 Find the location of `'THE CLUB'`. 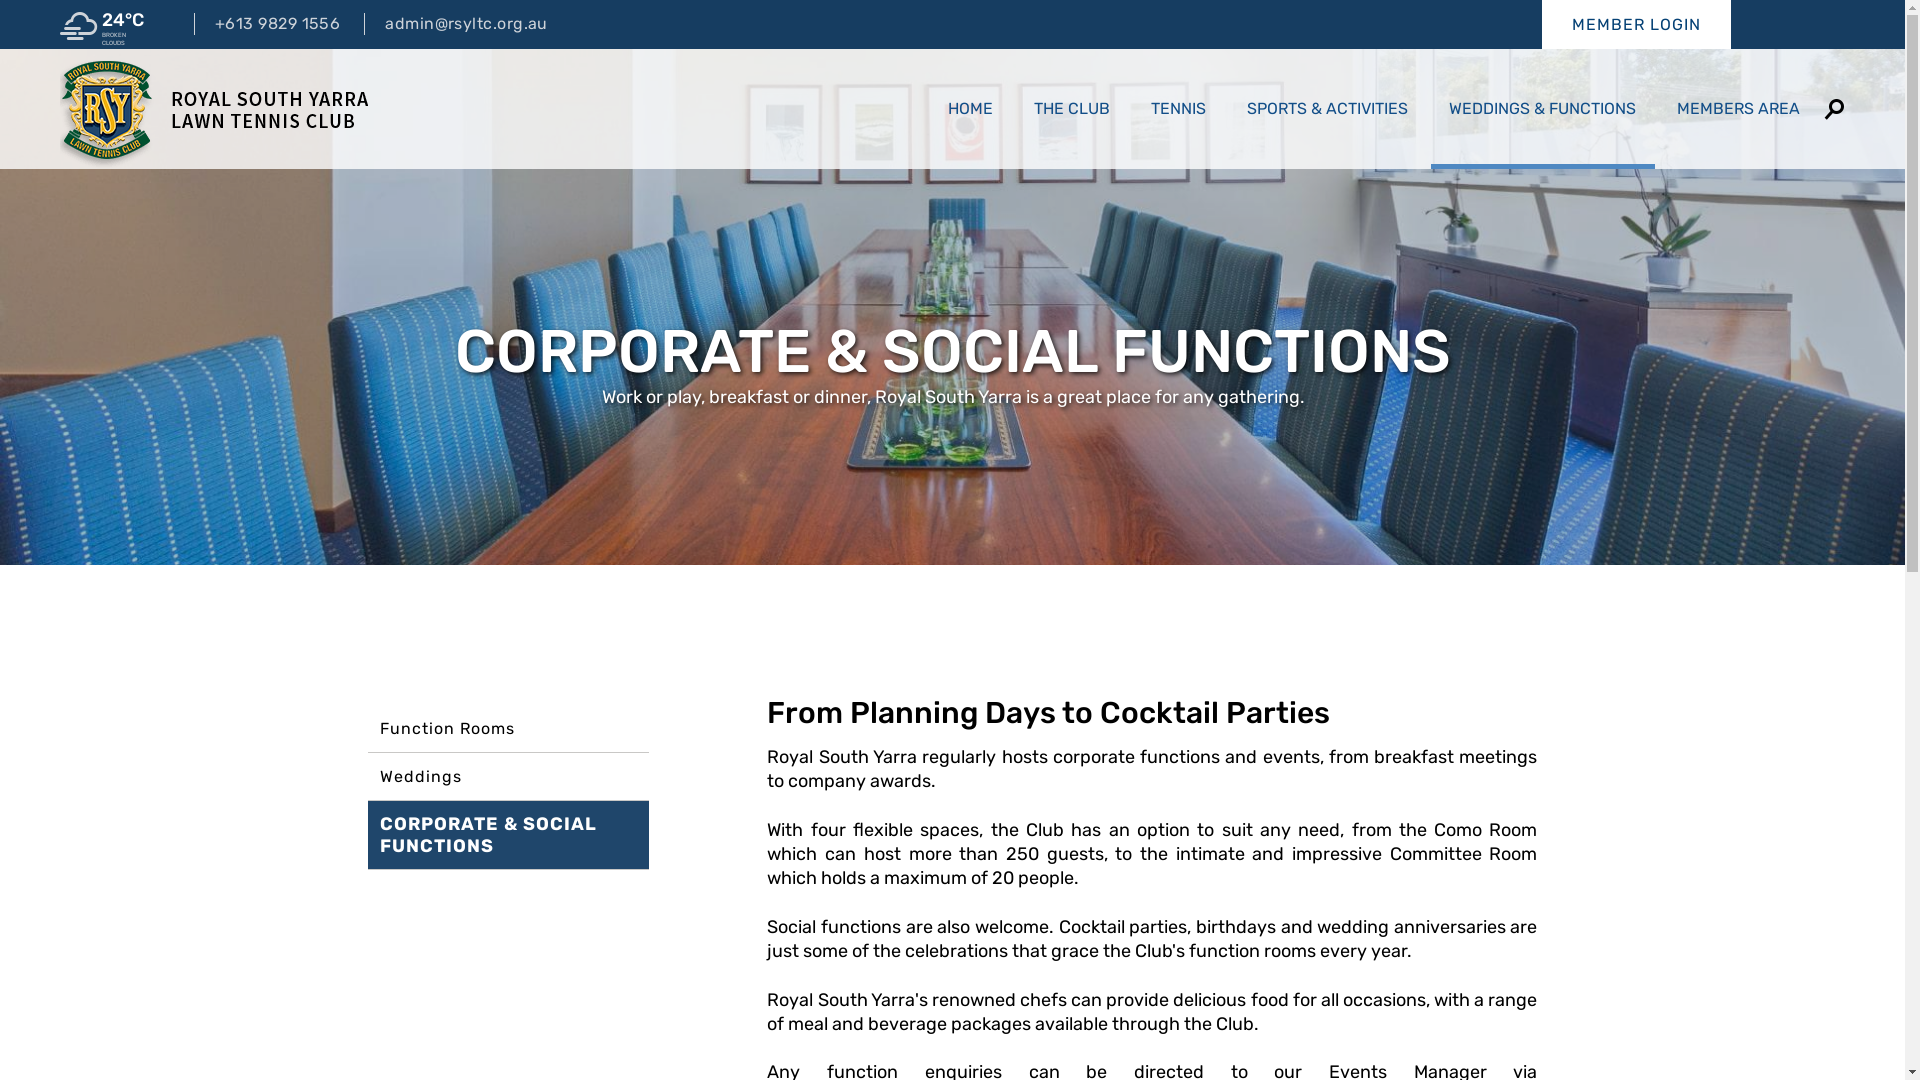

'THE CLUB' is located at coordinates (1071, 108).